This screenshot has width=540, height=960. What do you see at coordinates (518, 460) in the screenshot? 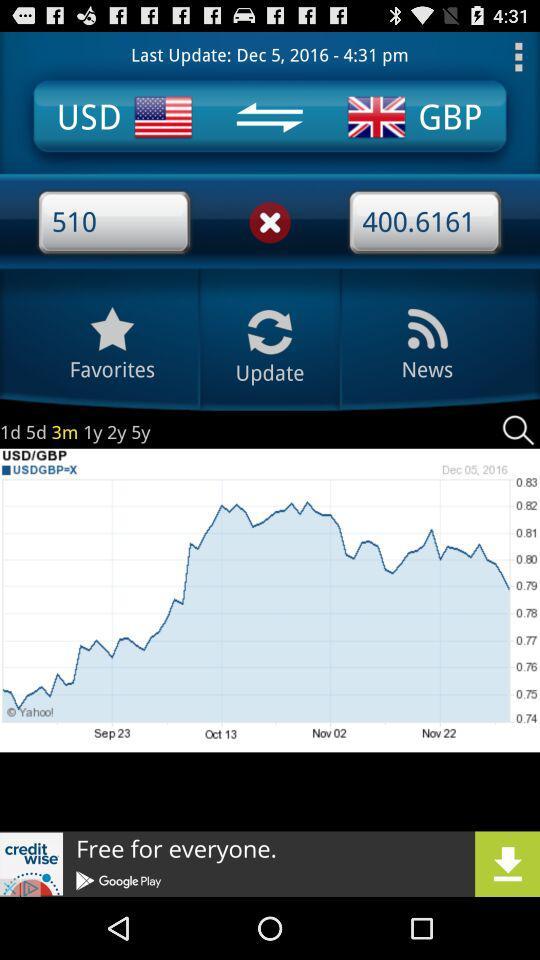
I see `the search icon` at bounding box center [518, 460].